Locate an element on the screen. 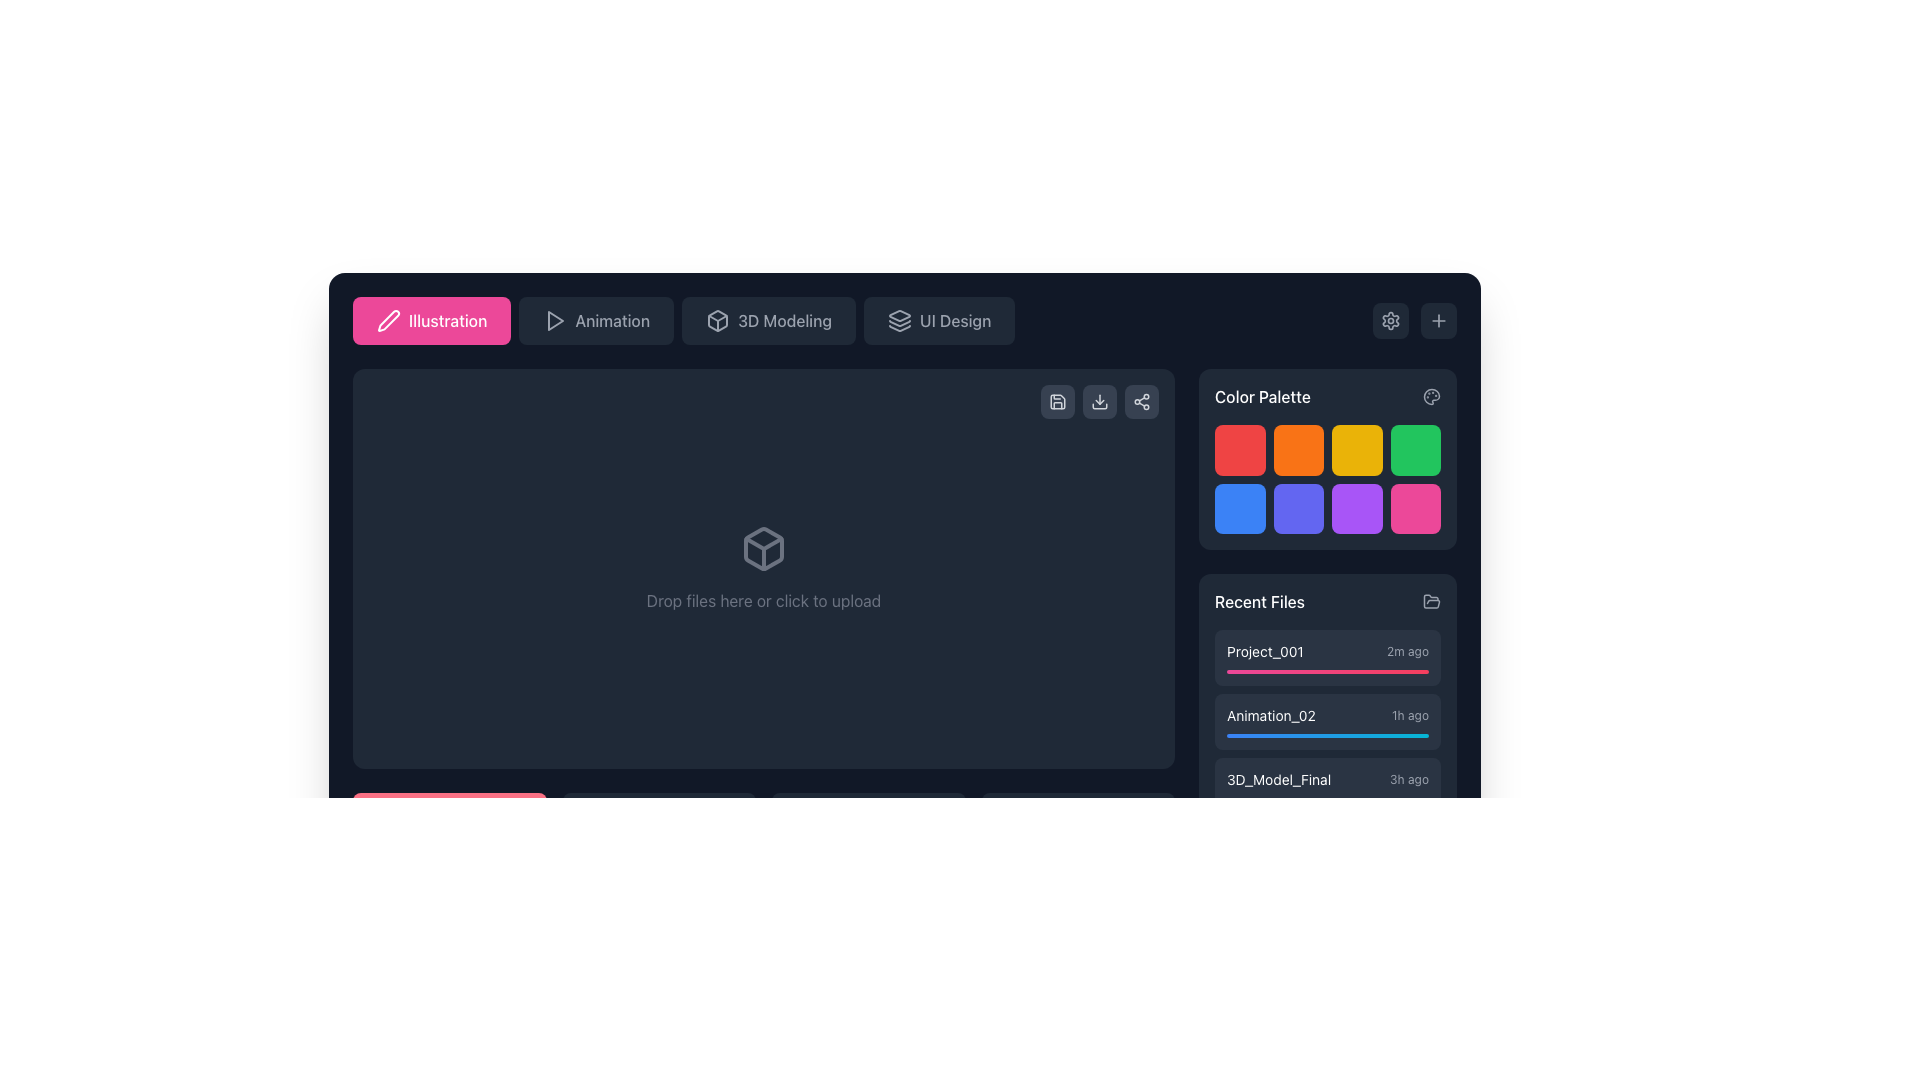 The image size is (1920, 1080). the 3D box icon, which serves as the background and primary body of the graphical representation in the interface is located at coordinates (762, 548).